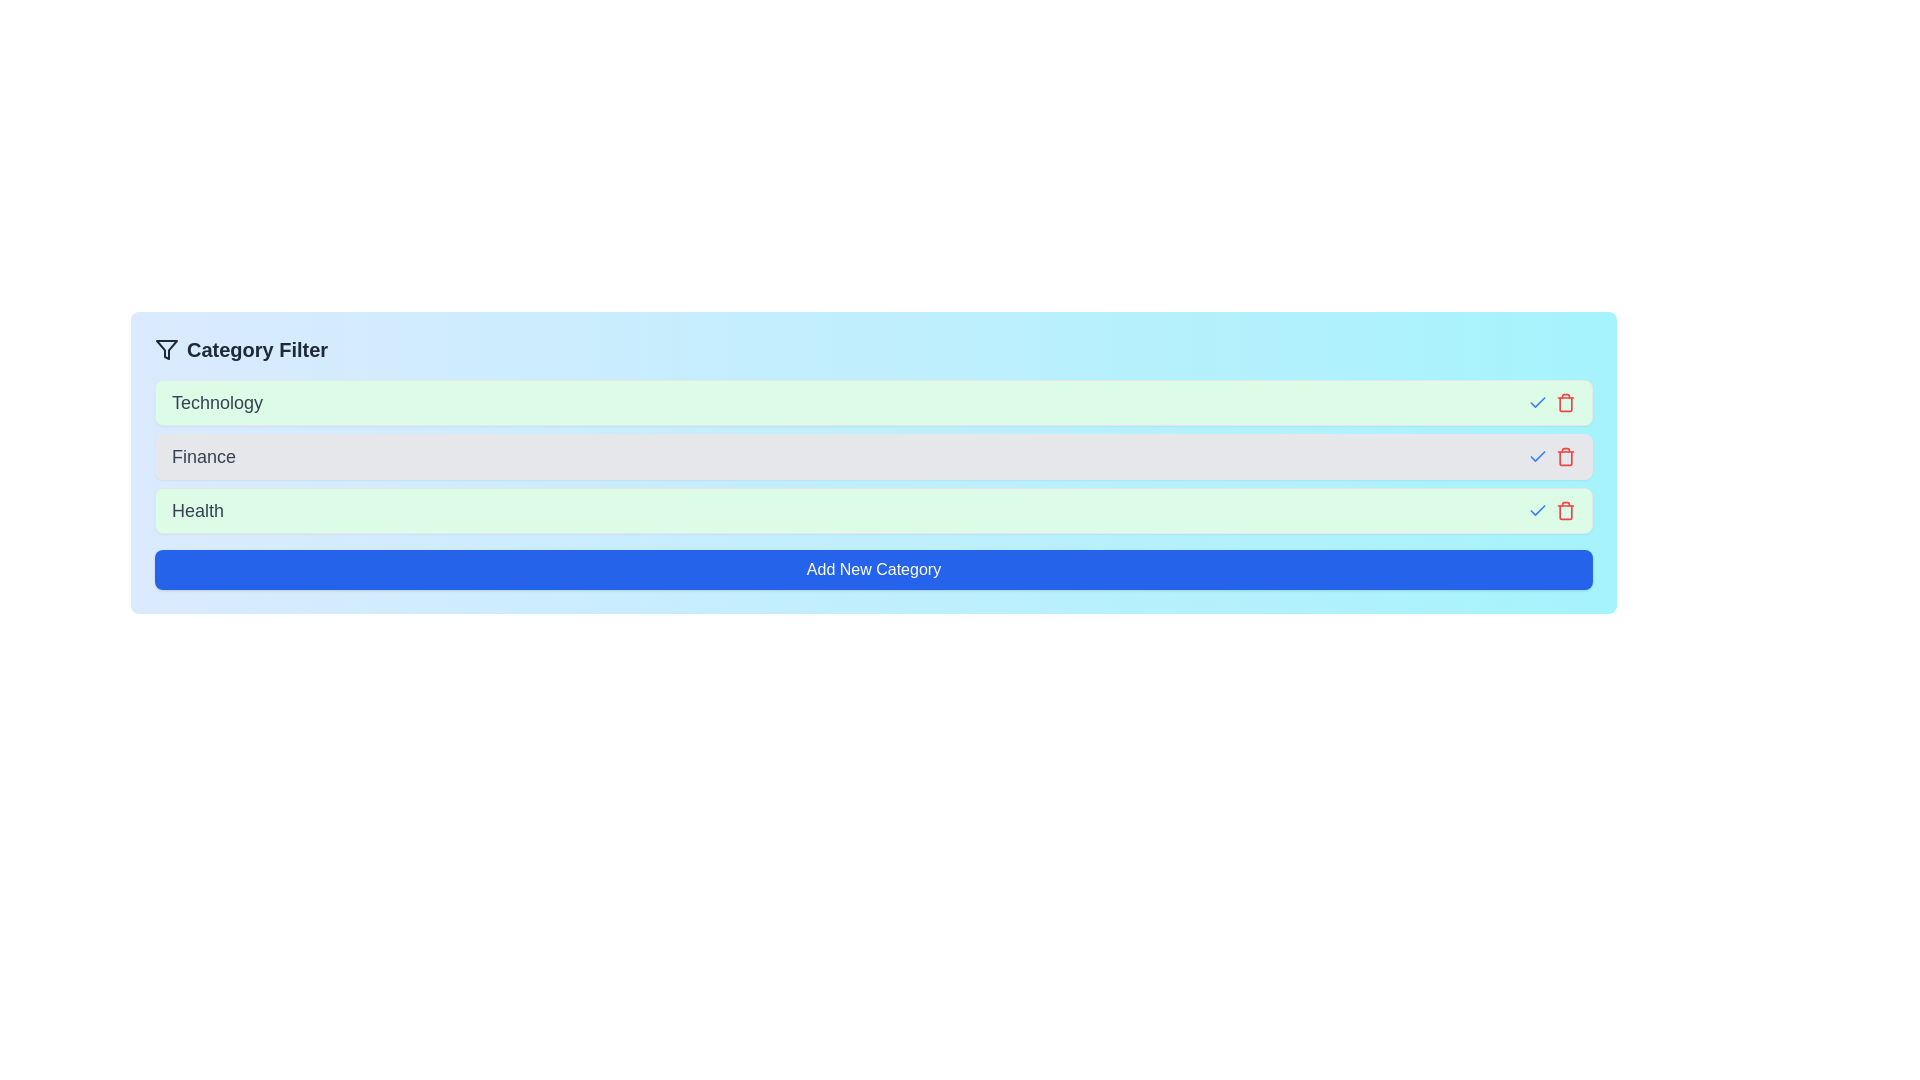 The image size is (1920, 1080). Describe the element at coordinates (1564, 402) in the screenshot. I see `the trash icon next to the category Technology to remove it` at that location.